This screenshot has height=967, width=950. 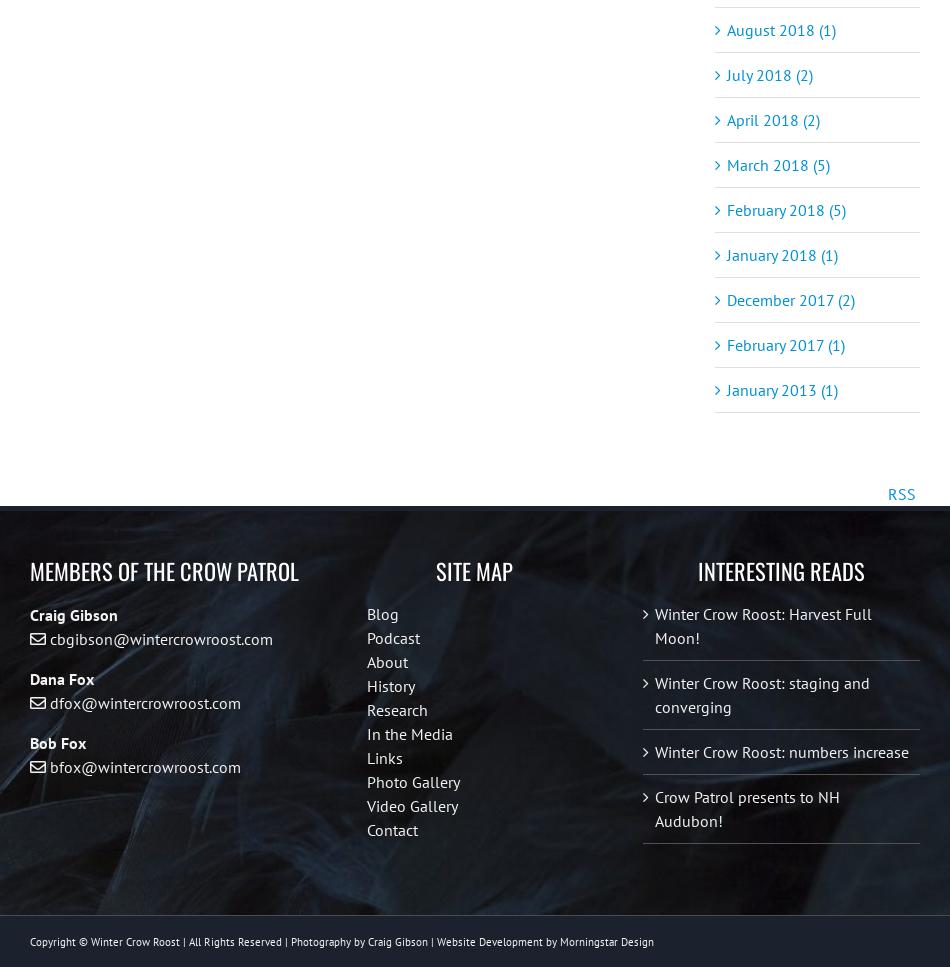 What do you see at coordinates (789, 298) in the screenshot?
I see `'December 2017 (2)'` at bounding box center [789, 298].